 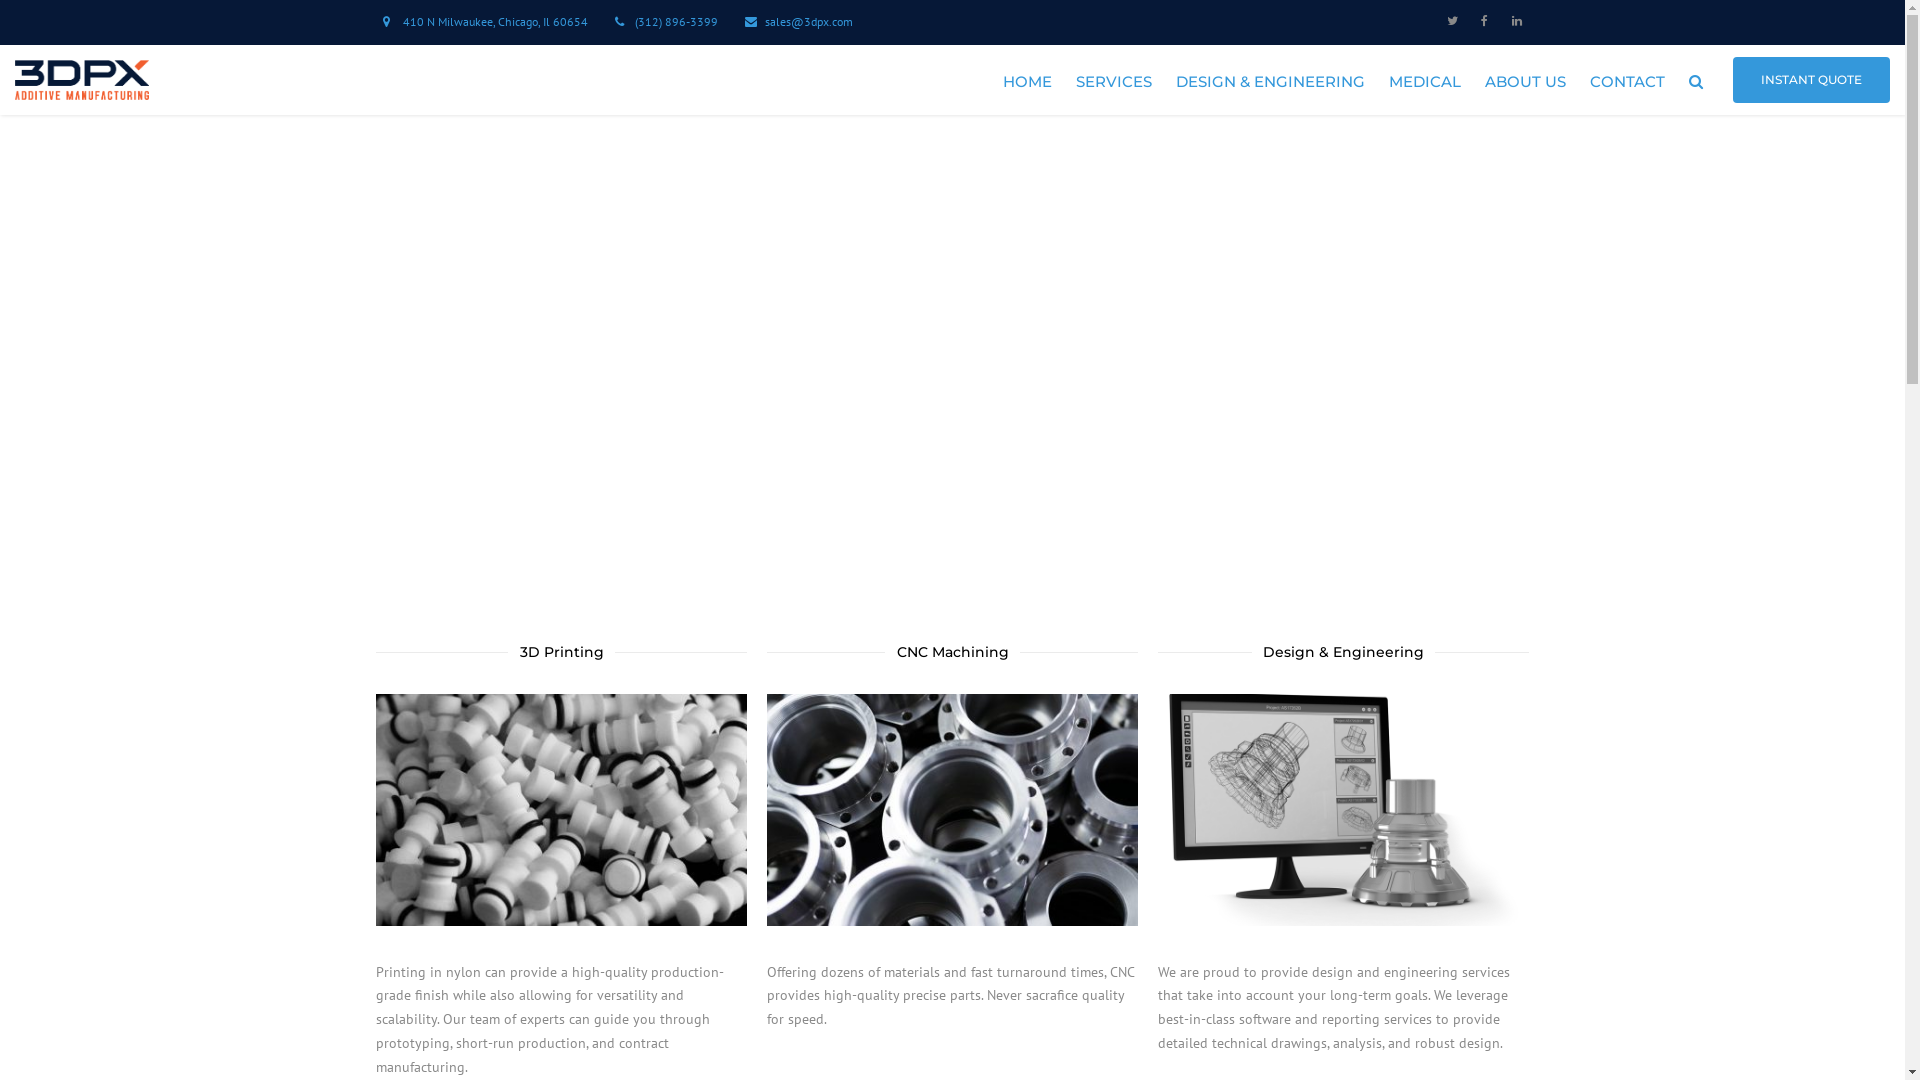 What do you see at coordinates (1811, 79) in the screenshot?
I see `'INSTANT QUOTE'` at bounding box center [1811, 79].